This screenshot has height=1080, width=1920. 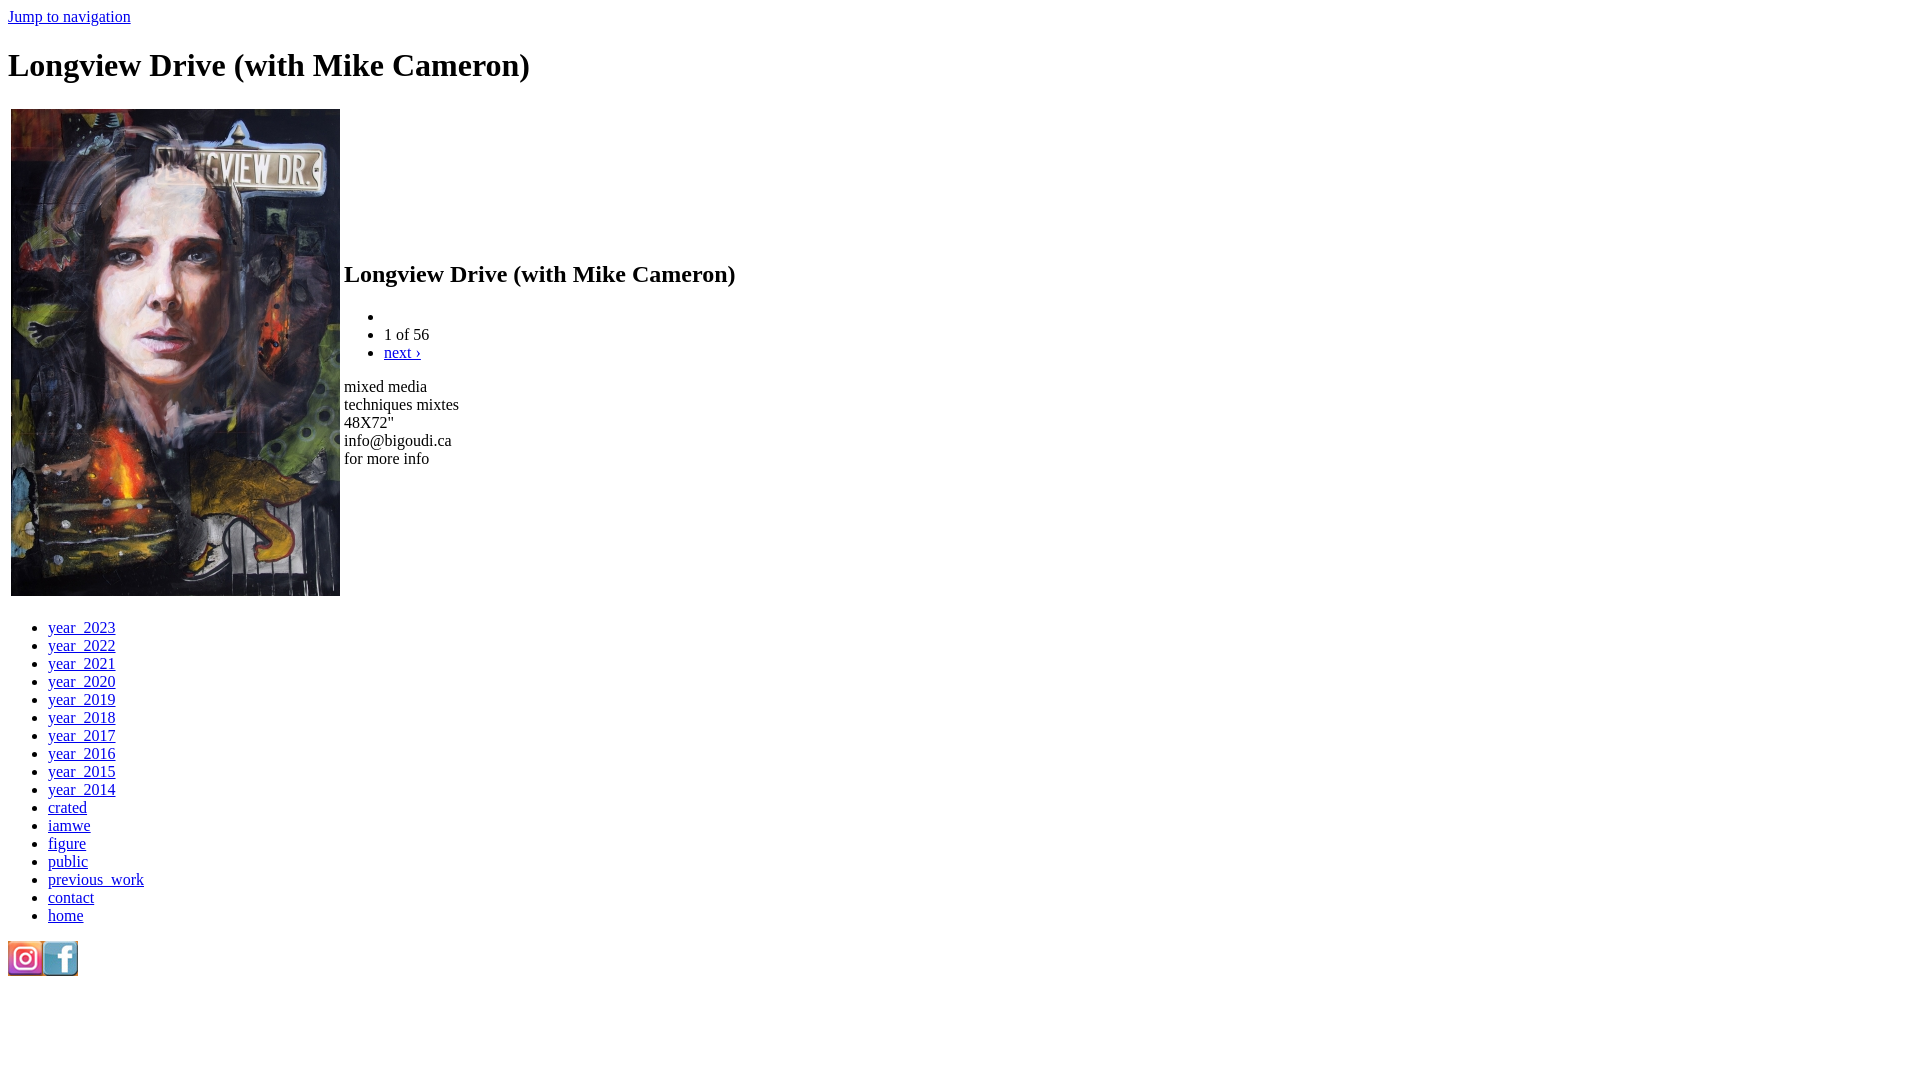 I want to click on 'year_2019', so click(x=80, y=698).